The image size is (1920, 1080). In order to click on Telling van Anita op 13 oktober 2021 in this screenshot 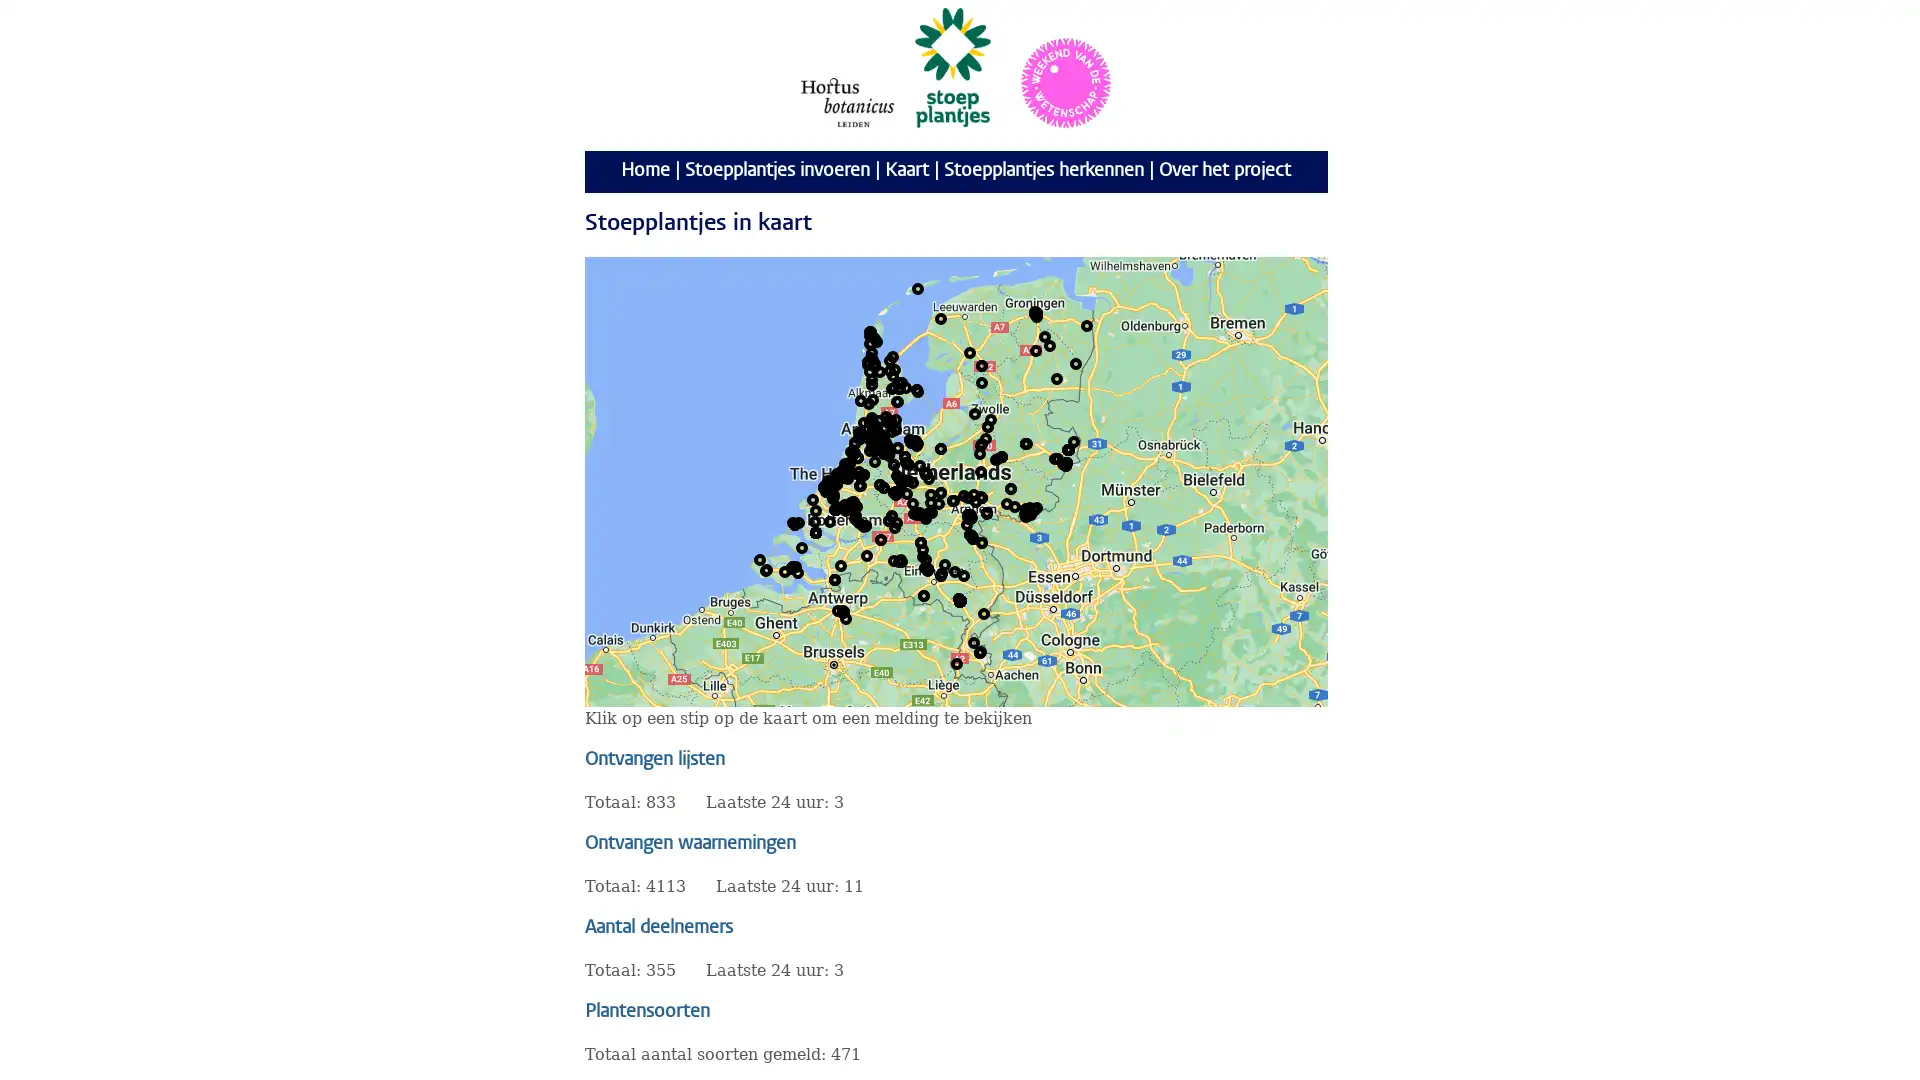, I will do `click(924, 567)`.